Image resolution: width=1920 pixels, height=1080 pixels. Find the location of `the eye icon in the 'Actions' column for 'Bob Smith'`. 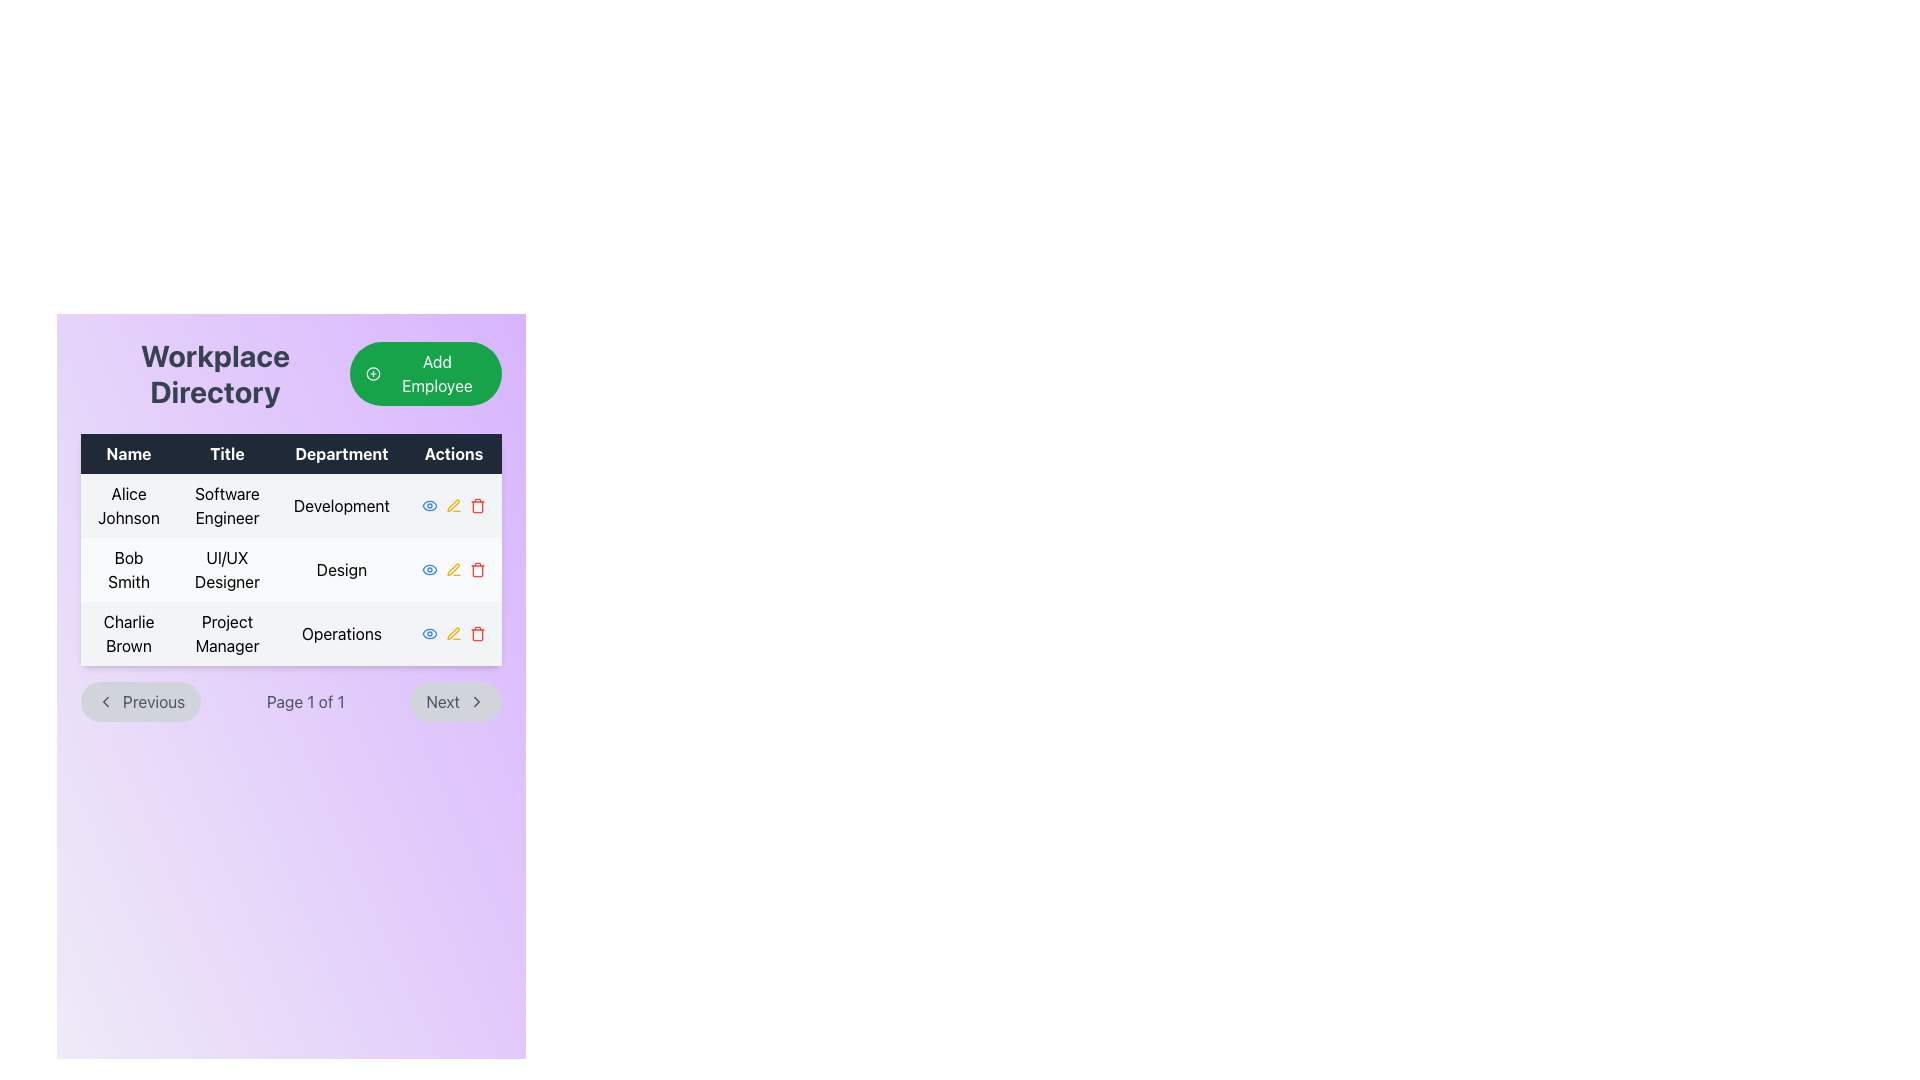

the eye icon in the 'Actions' column for 'Bob Smith' is located at coordinates (428, 504).